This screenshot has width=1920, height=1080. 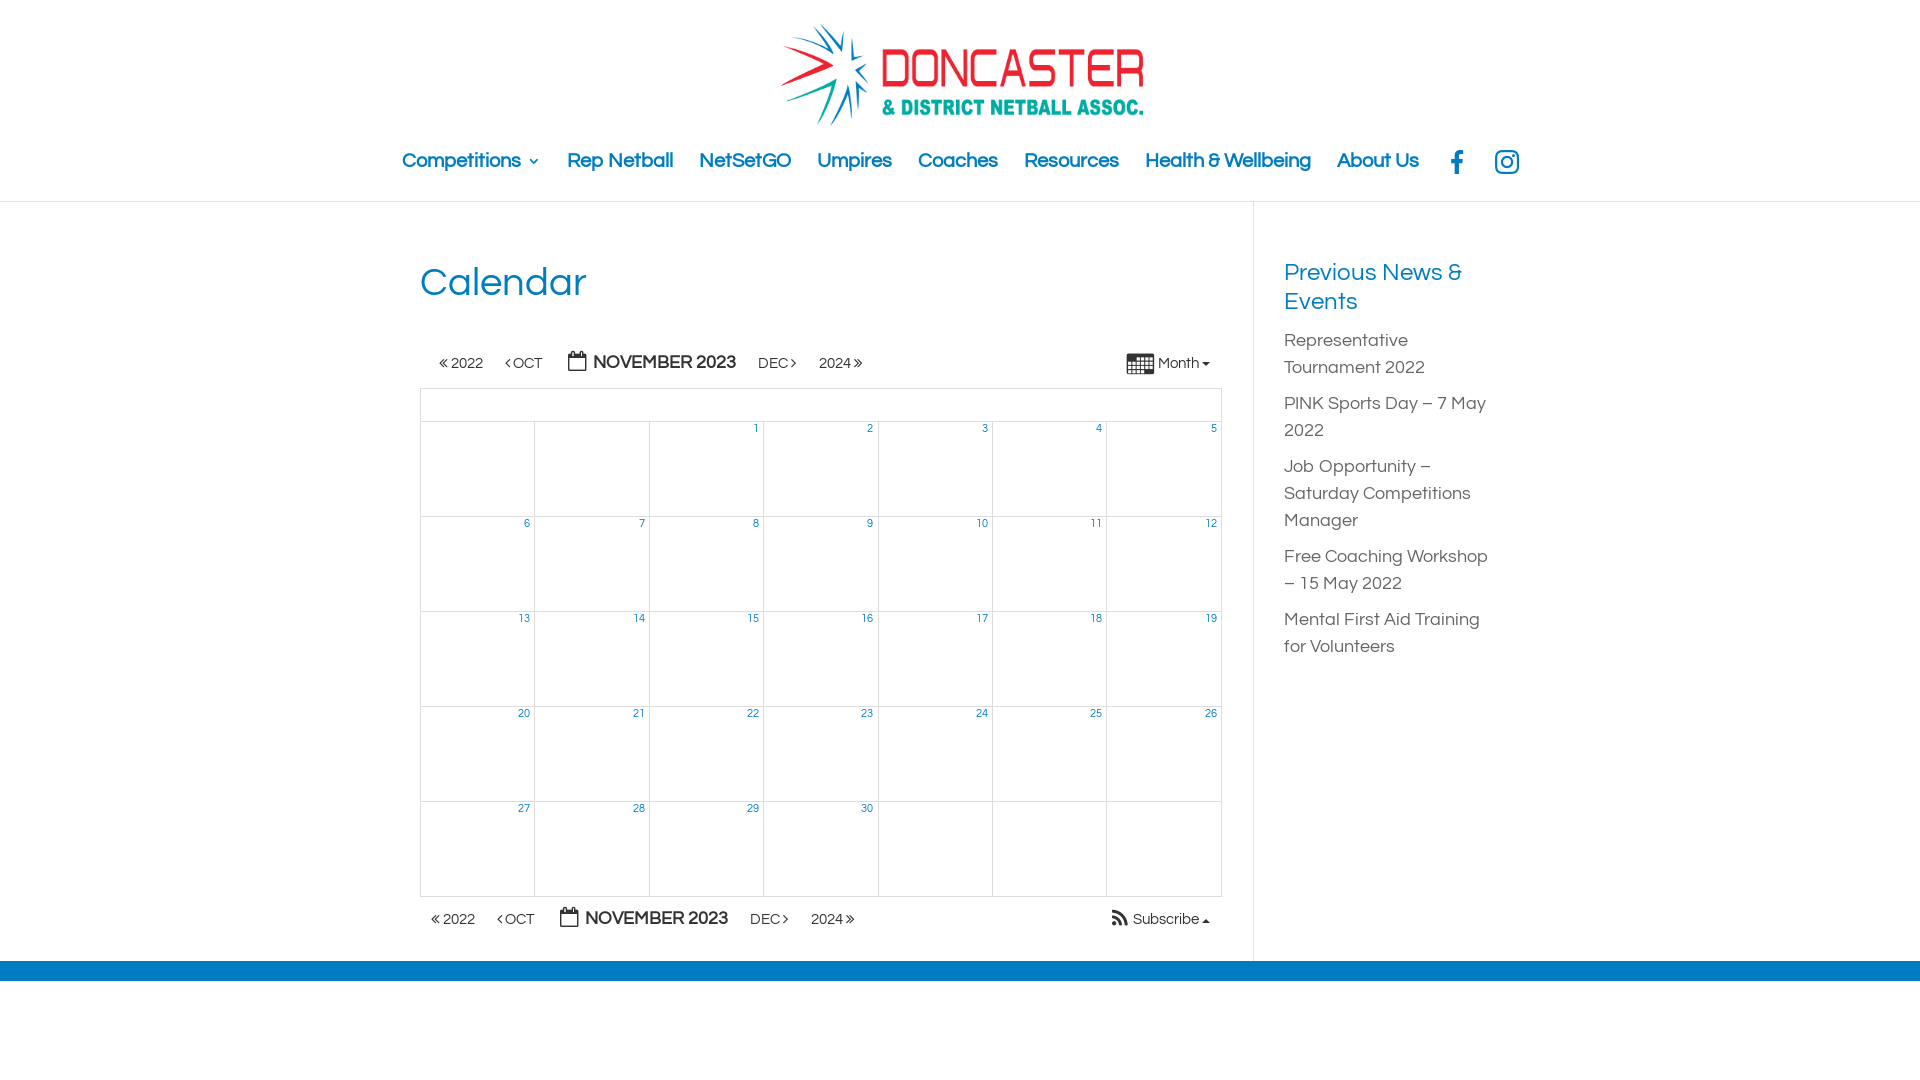 What do you see at coordinates (755, 427) in the screenshot?
I see `'1'` at bounding box center [755, 427].